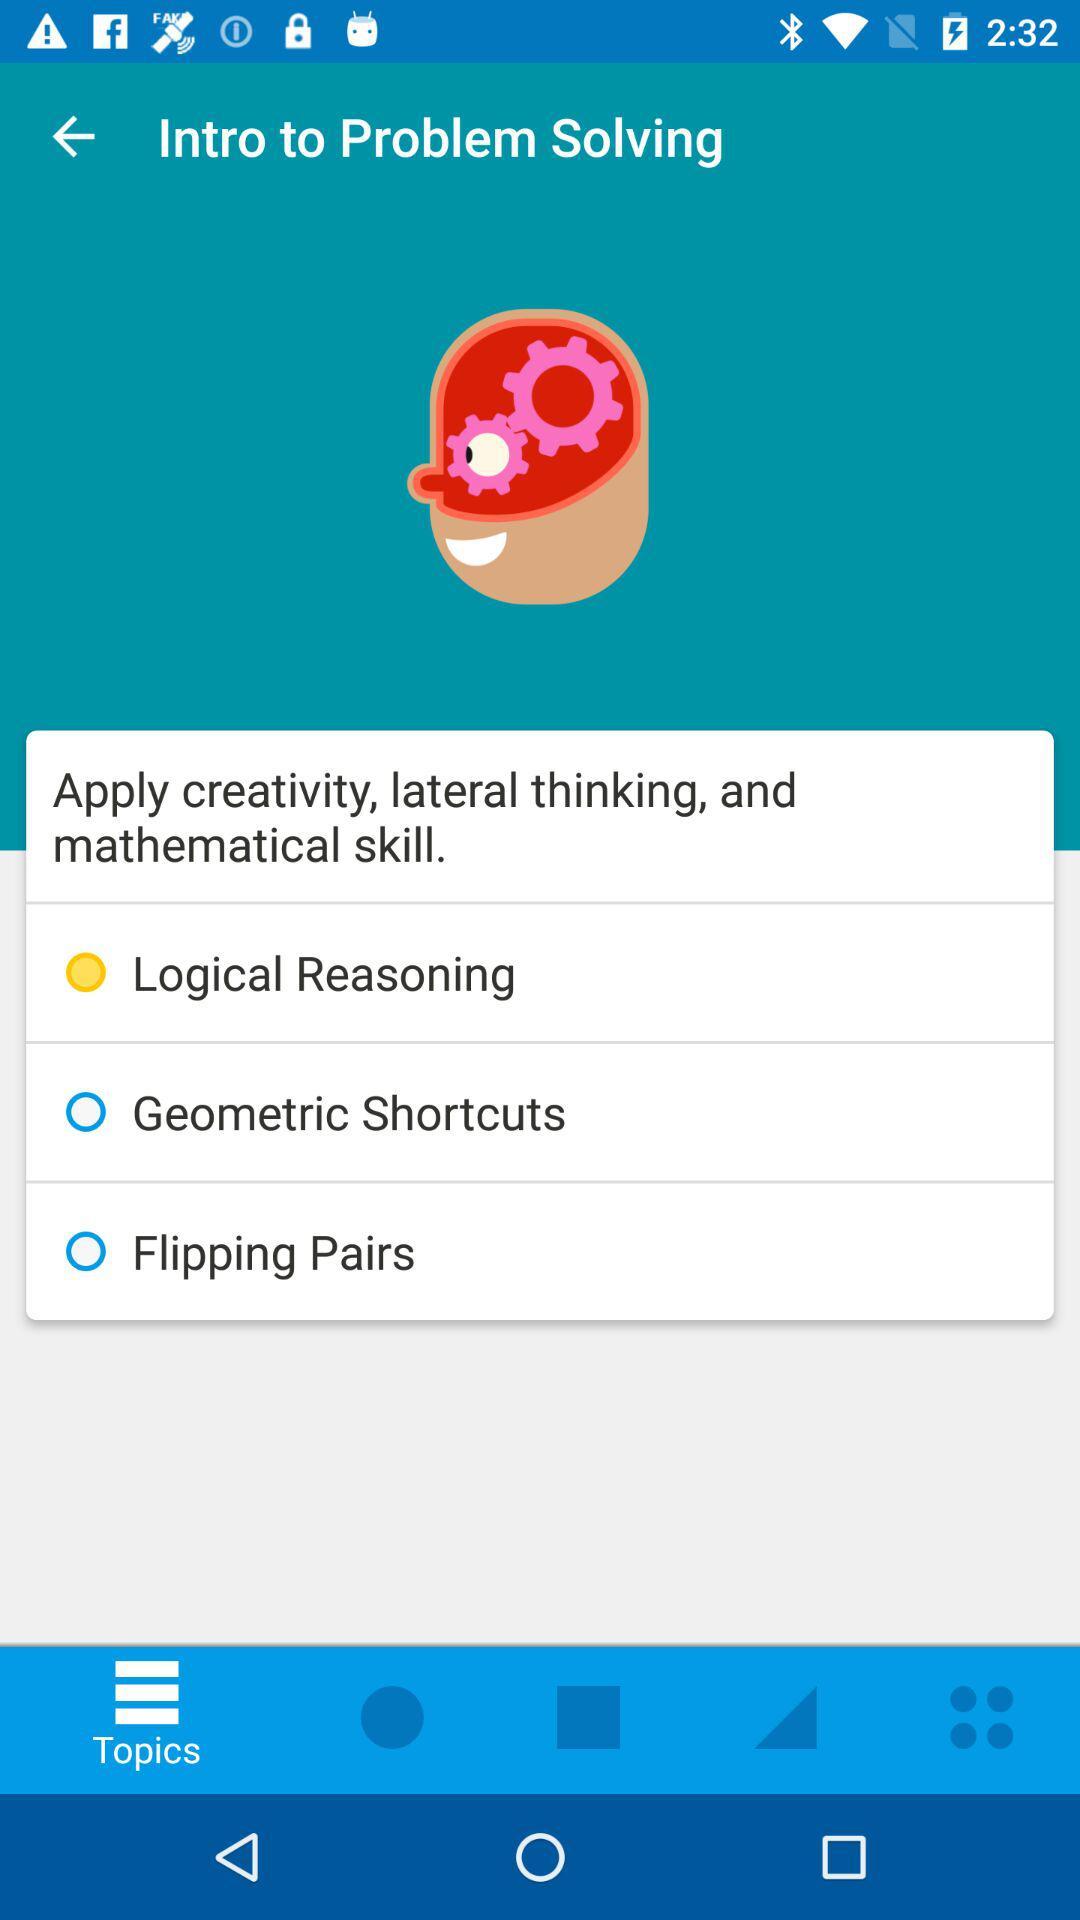 Image resolution: width=1080 pixels, height=1920 pixels. What do you see at coordinates (540, 1250) in the screenshot?
I see `flipping pairs item` at bounding box center [540, 1250].